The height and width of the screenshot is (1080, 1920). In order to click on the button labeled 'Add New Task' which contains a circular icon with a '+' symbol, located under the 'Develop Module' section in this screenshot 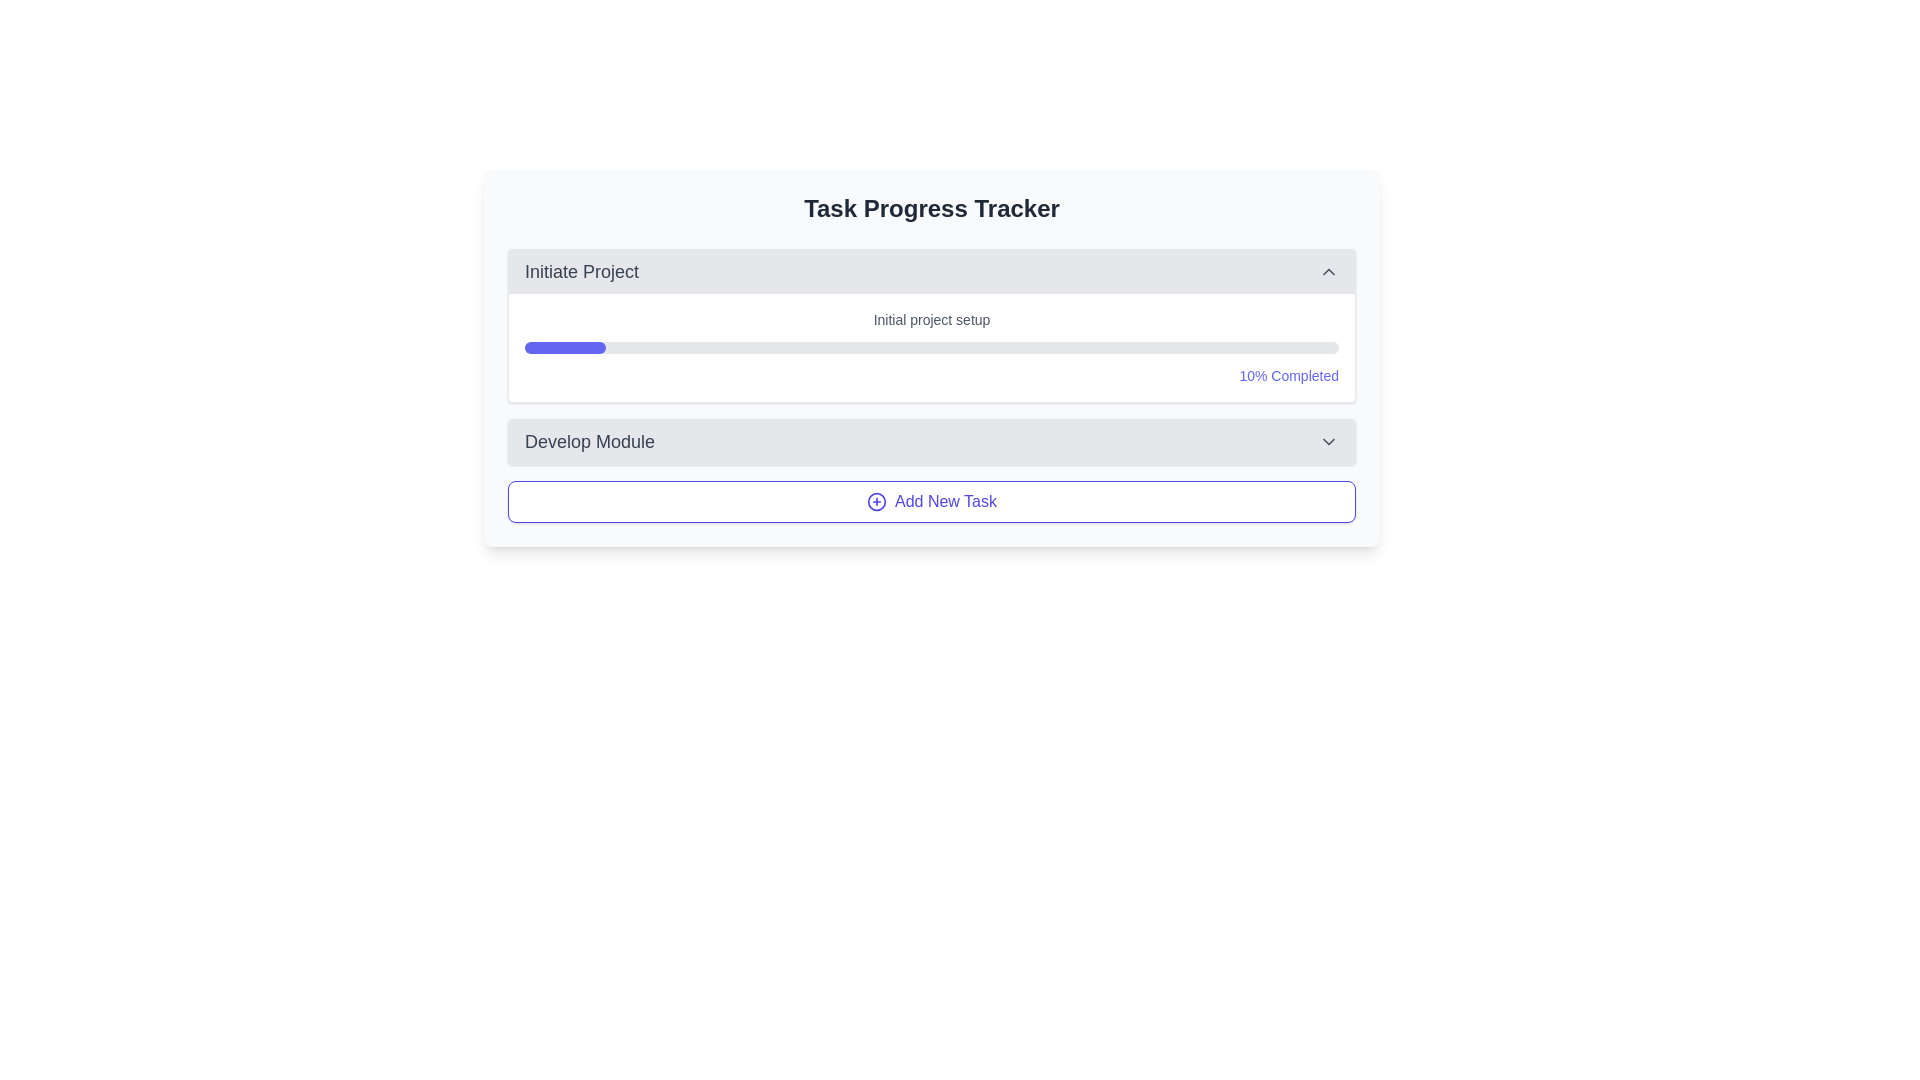, I will do `click(877, 500)`.